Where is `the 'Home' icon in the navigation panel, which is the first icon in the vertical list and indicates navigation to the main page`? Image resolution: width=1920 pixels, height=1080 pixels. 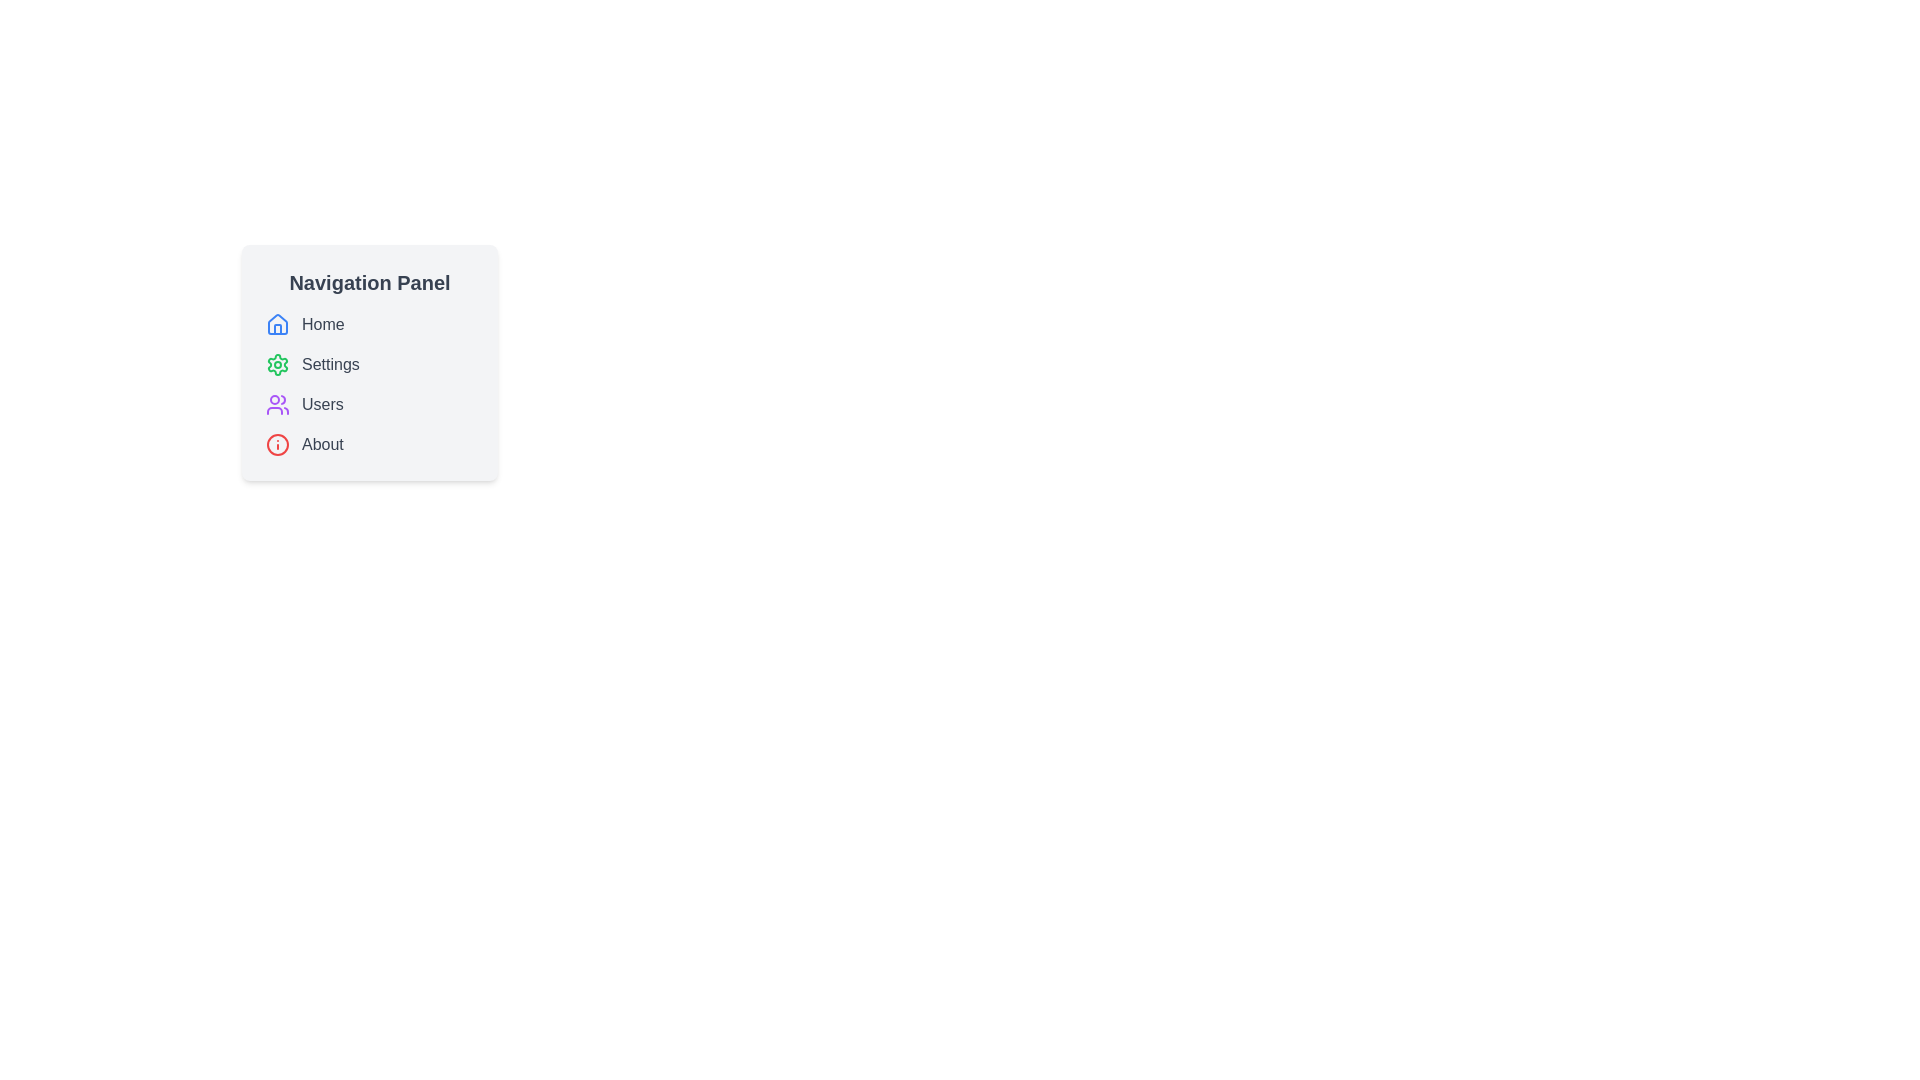 the 'Home' icon in the navigation panel, which is the first icon in the vertical list and indicates navigation to the main page is located at coordinates (277, 323).